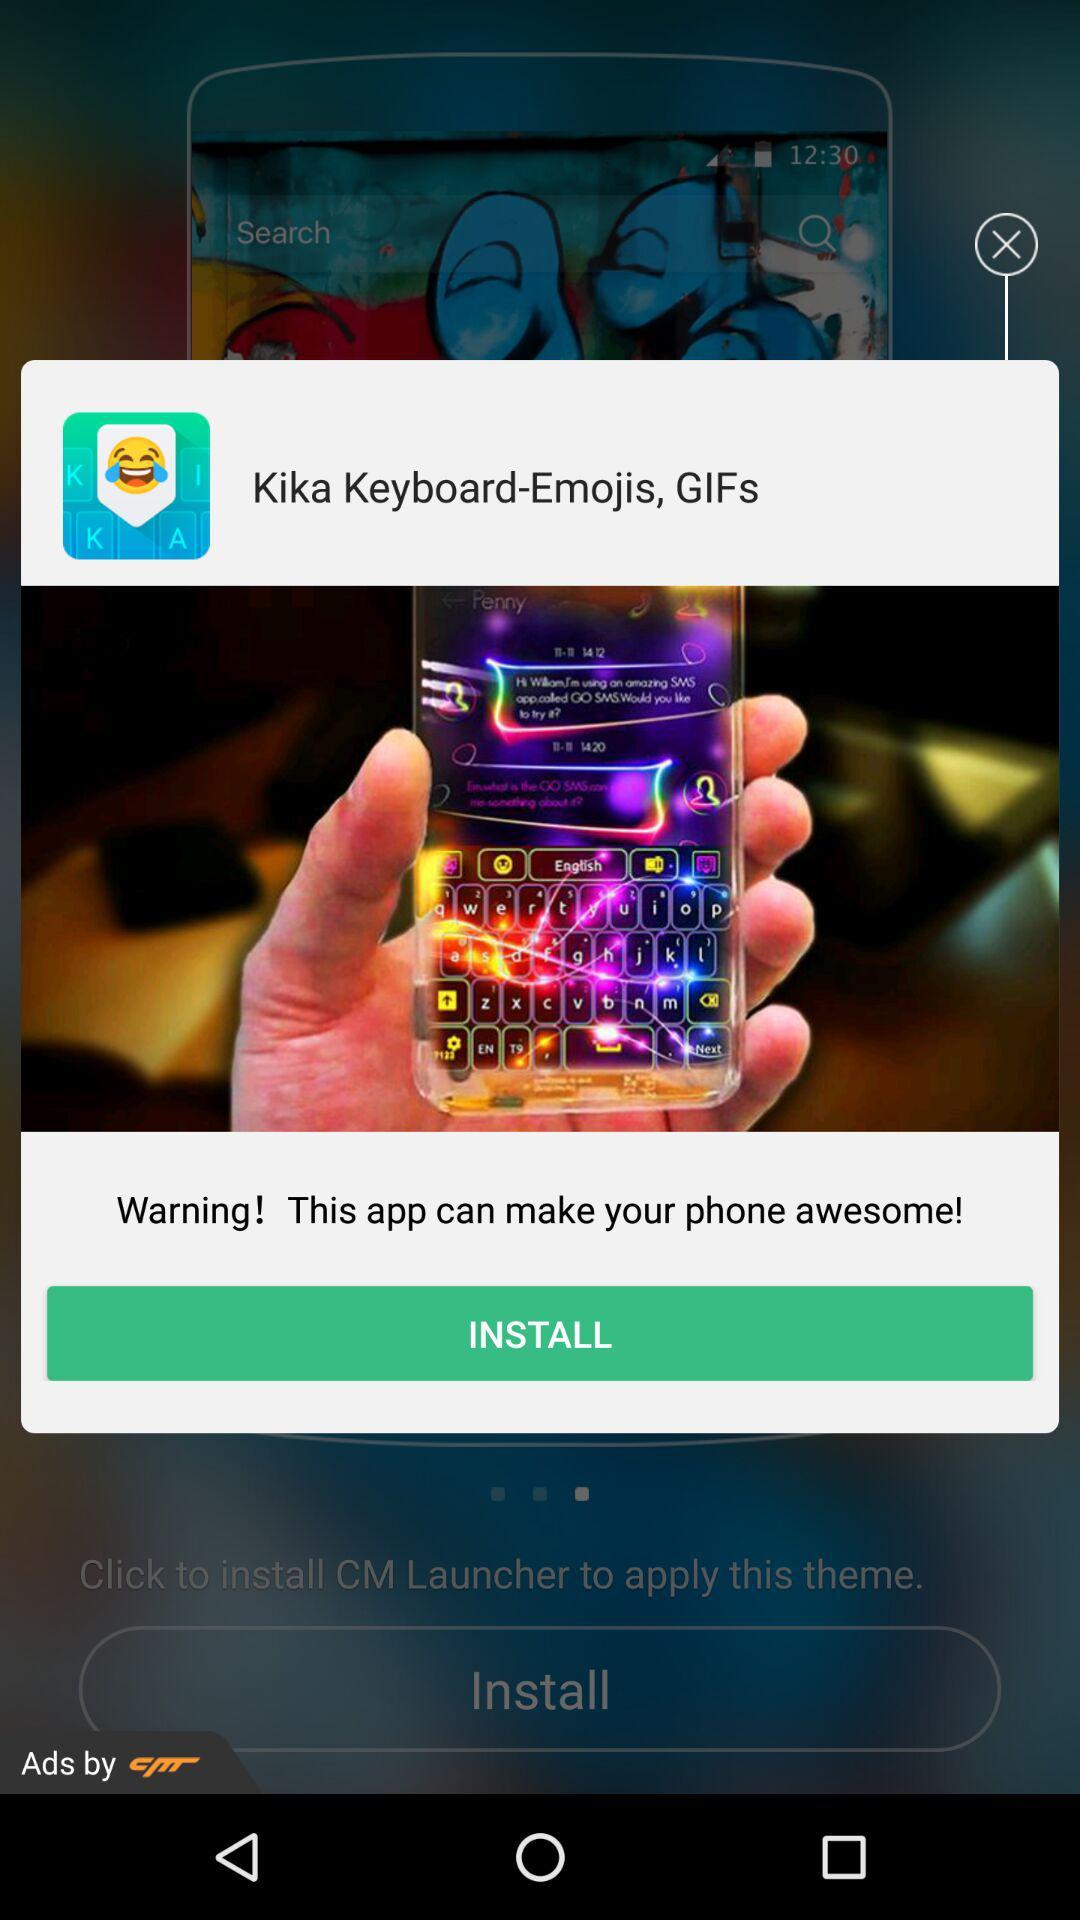  What do you see at coordinates (135, 485) in the screenshot?
I see `icon to the left of kika keyboard emojis` at bounding box center [135, 485].